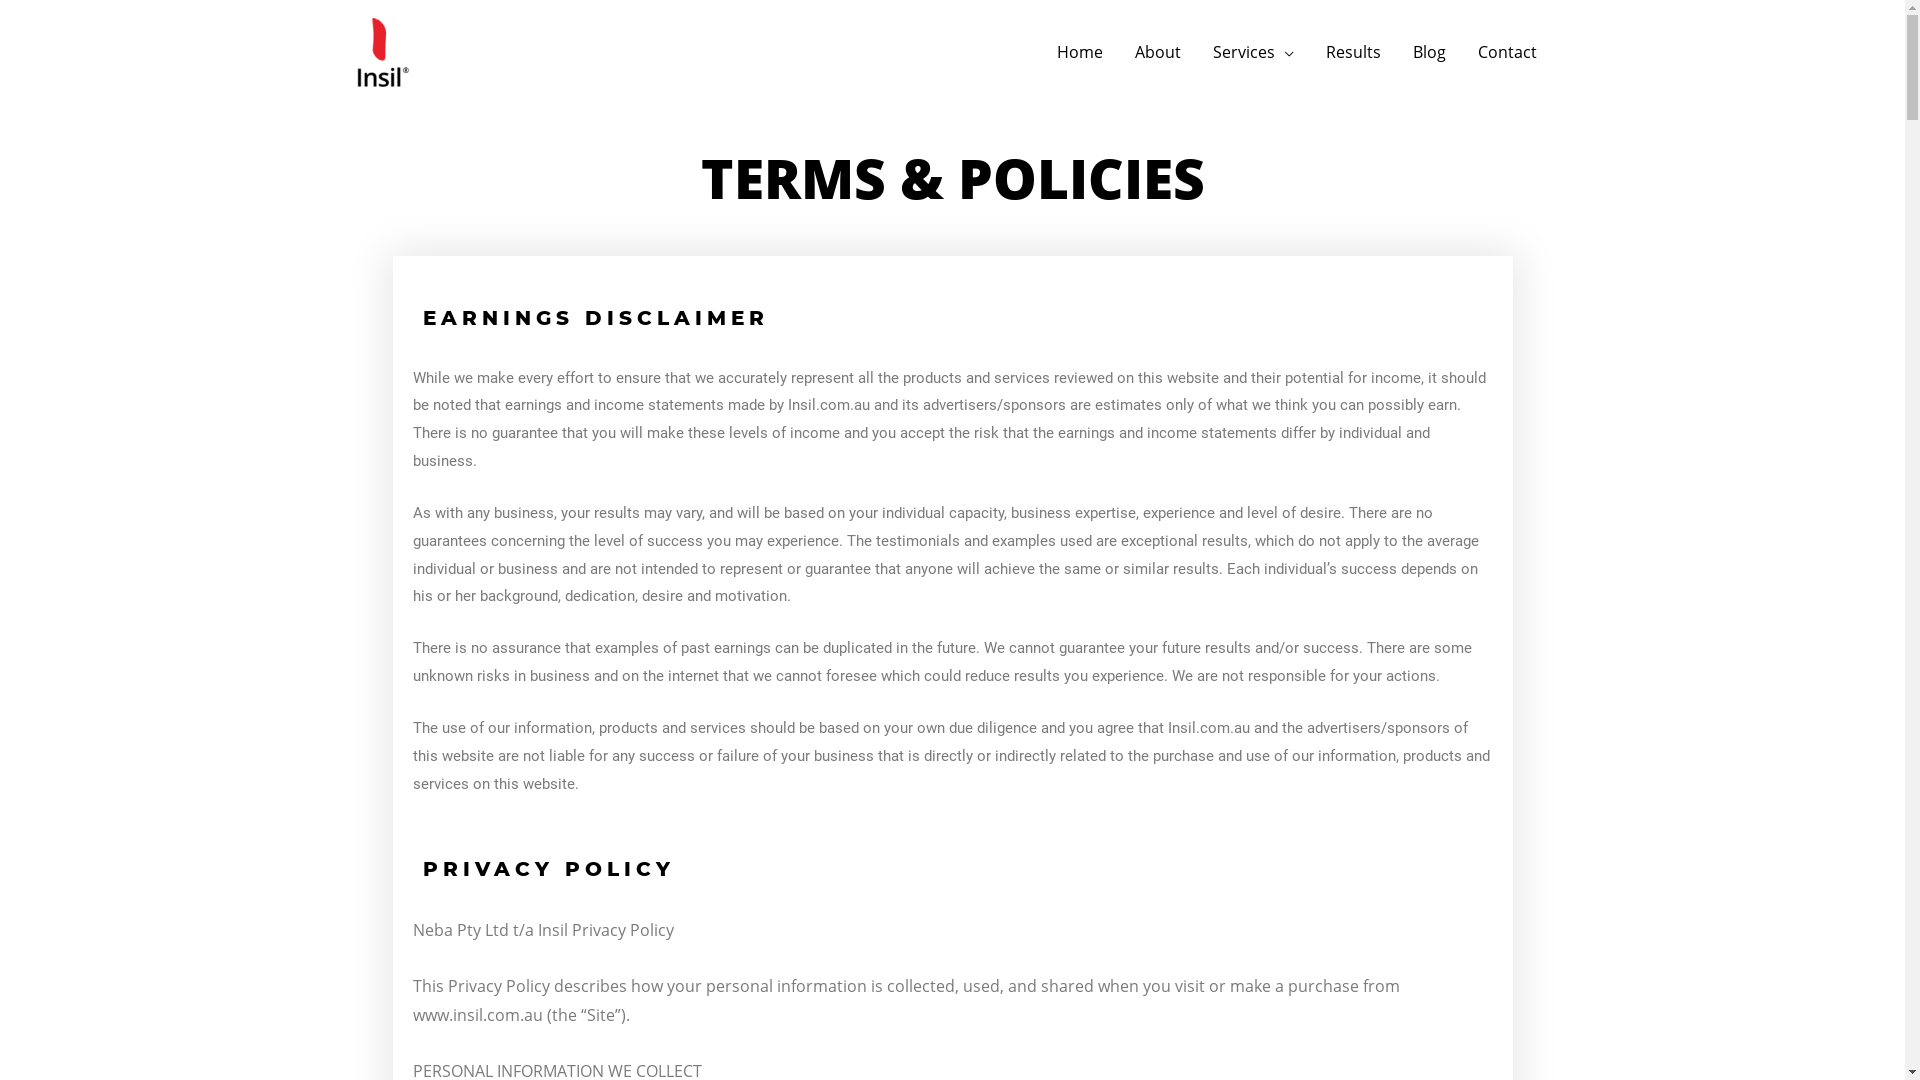  What do you see at coordinates (1353, 50) in the screenshot?
I see `'Results'` at bounding box center [1353, 50].